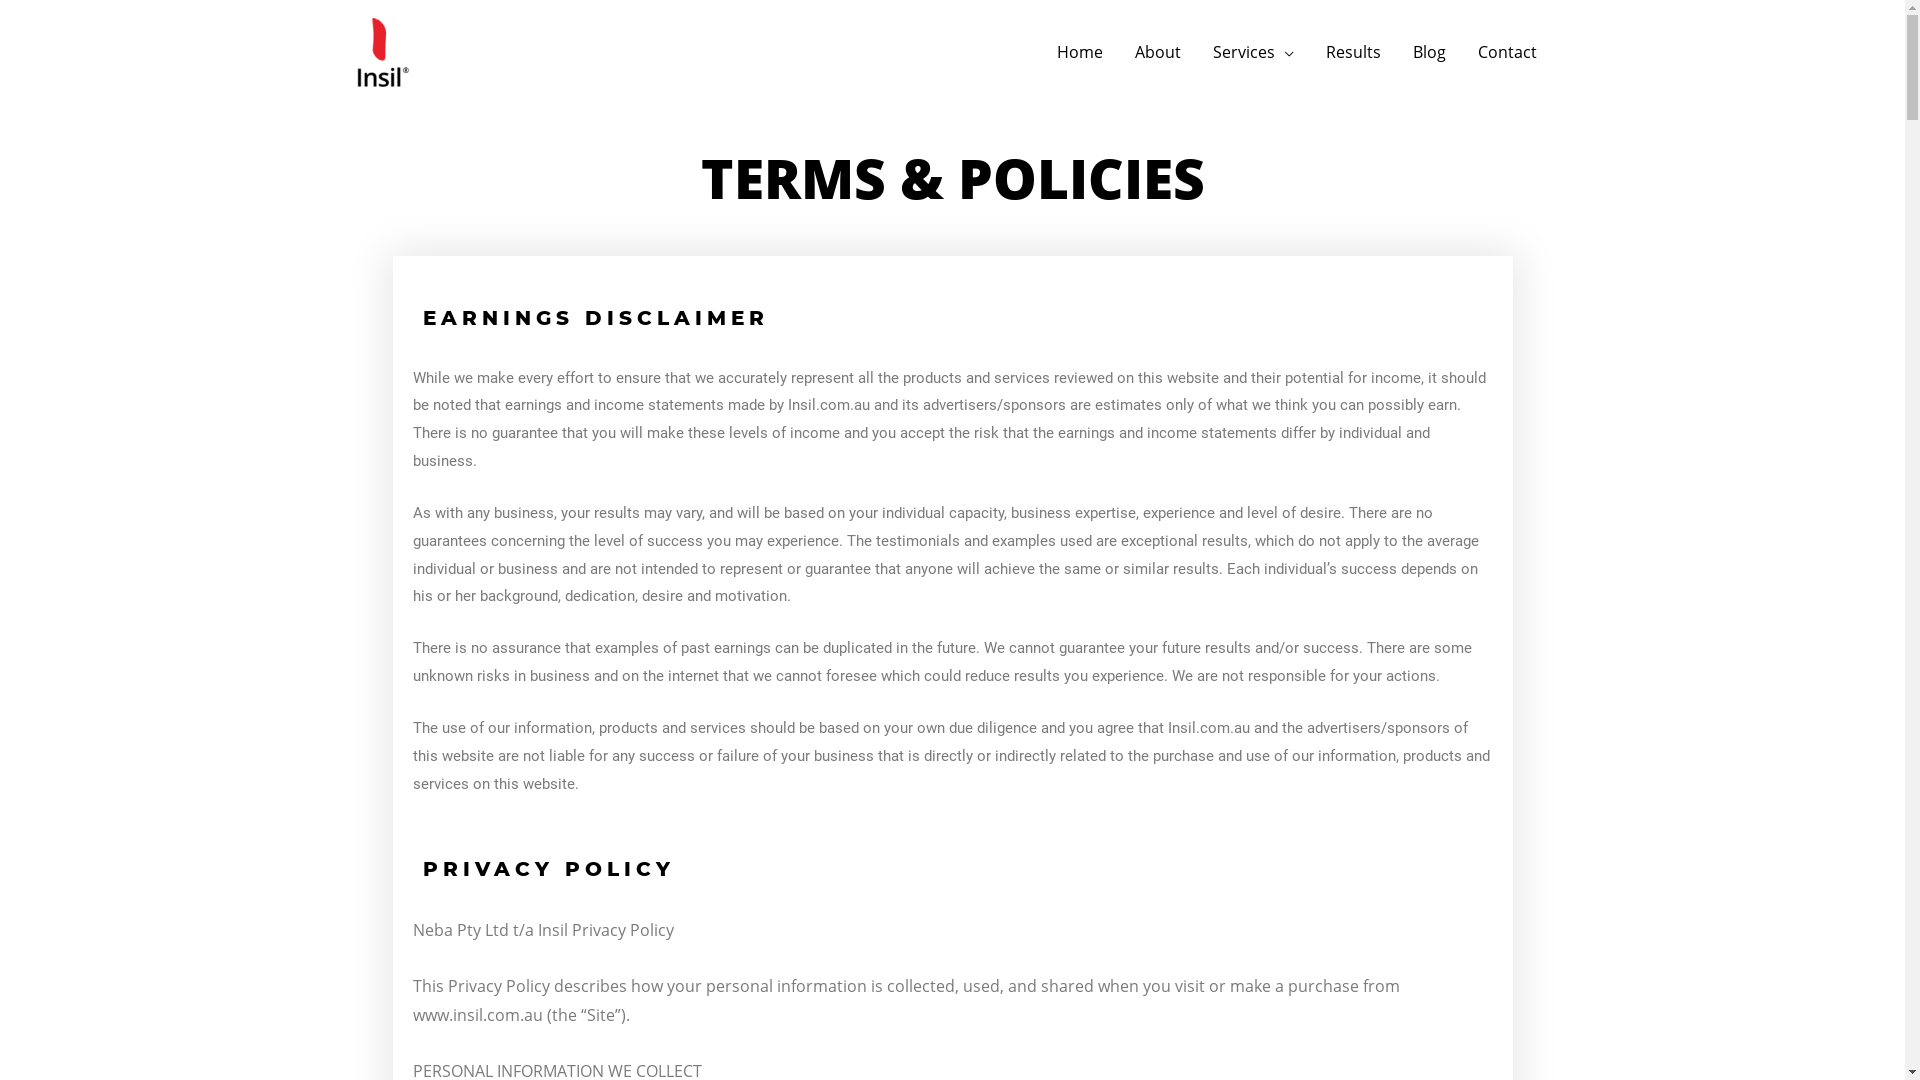  What do you see at coordinates (1353, 50) in the screenshot?
I see `'Results'` at bounding box center [1353, 50].